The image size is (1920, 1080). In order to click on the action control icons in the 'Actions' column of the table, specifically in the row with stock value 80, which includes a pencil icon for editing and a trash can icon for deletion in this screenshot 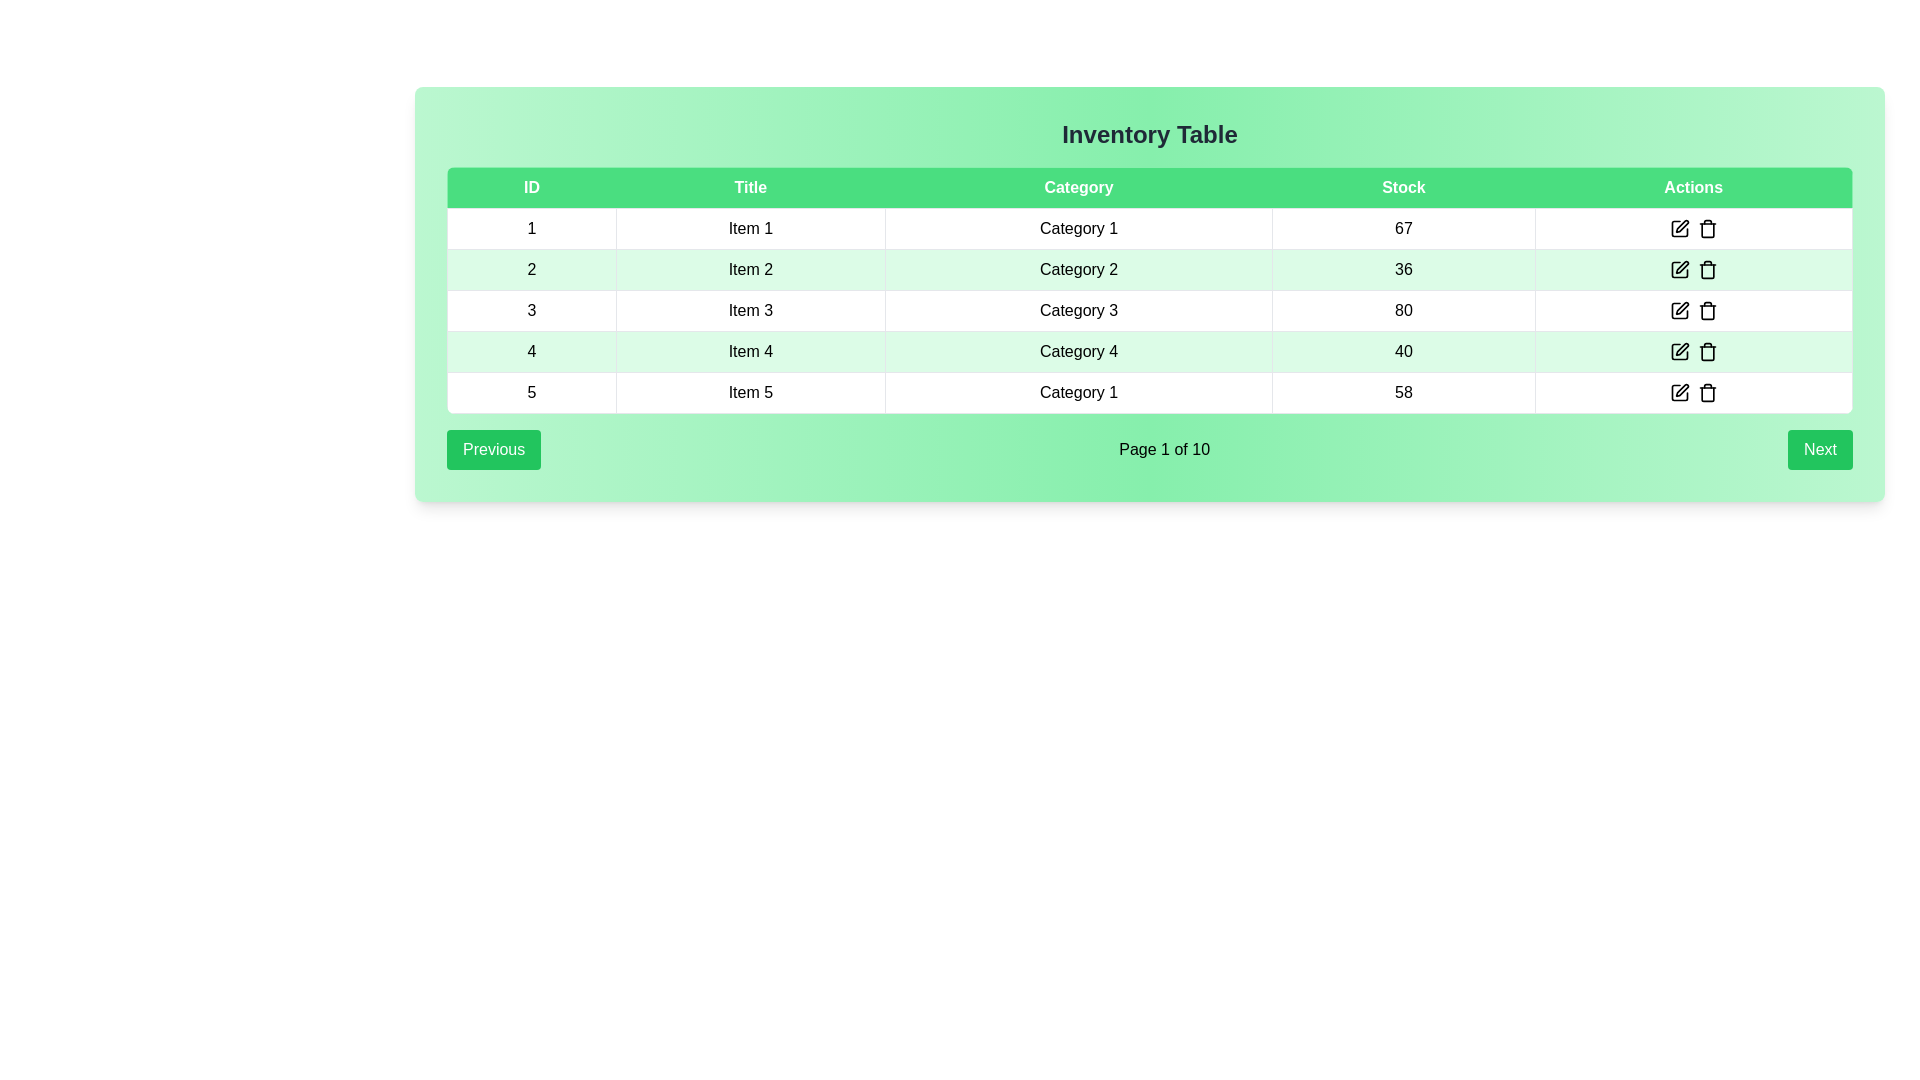, I will do `click(1693, 311)`.